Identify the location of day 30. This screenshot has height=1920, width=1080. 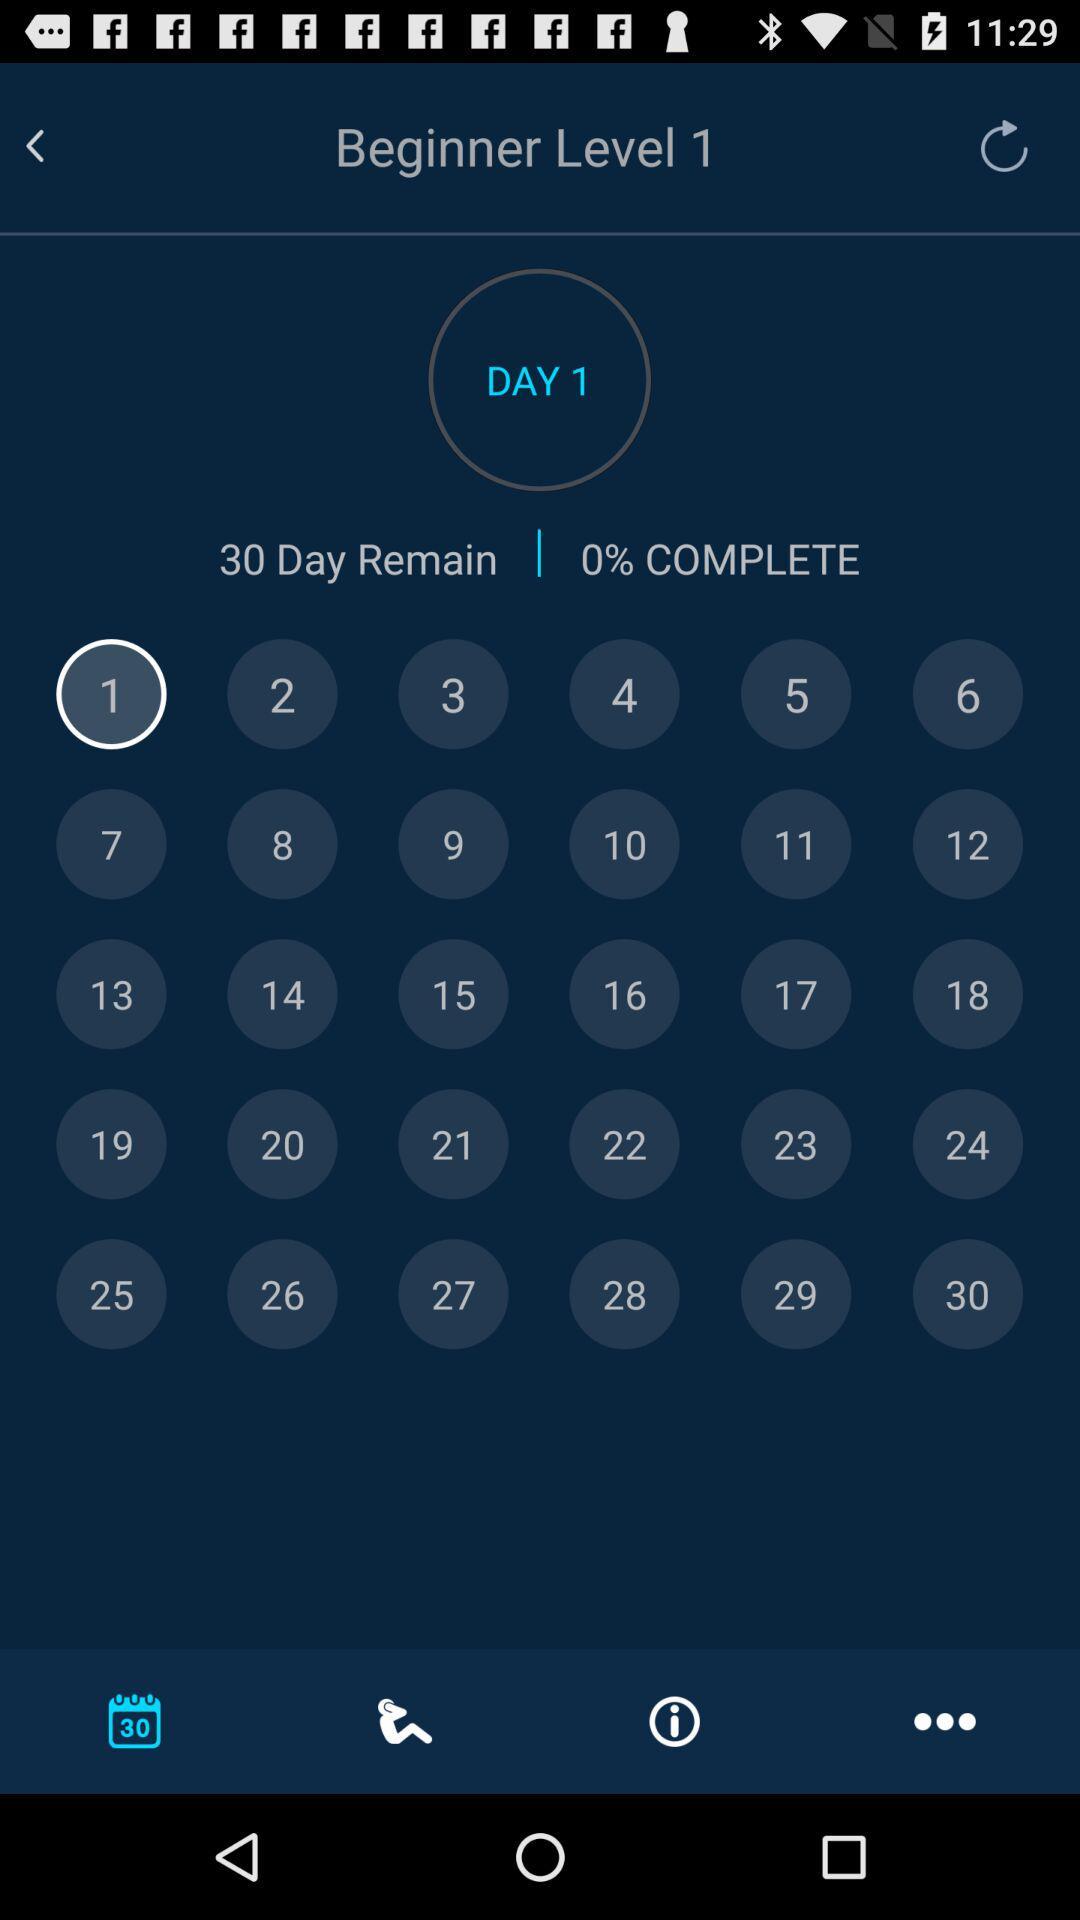
(966, 1294).